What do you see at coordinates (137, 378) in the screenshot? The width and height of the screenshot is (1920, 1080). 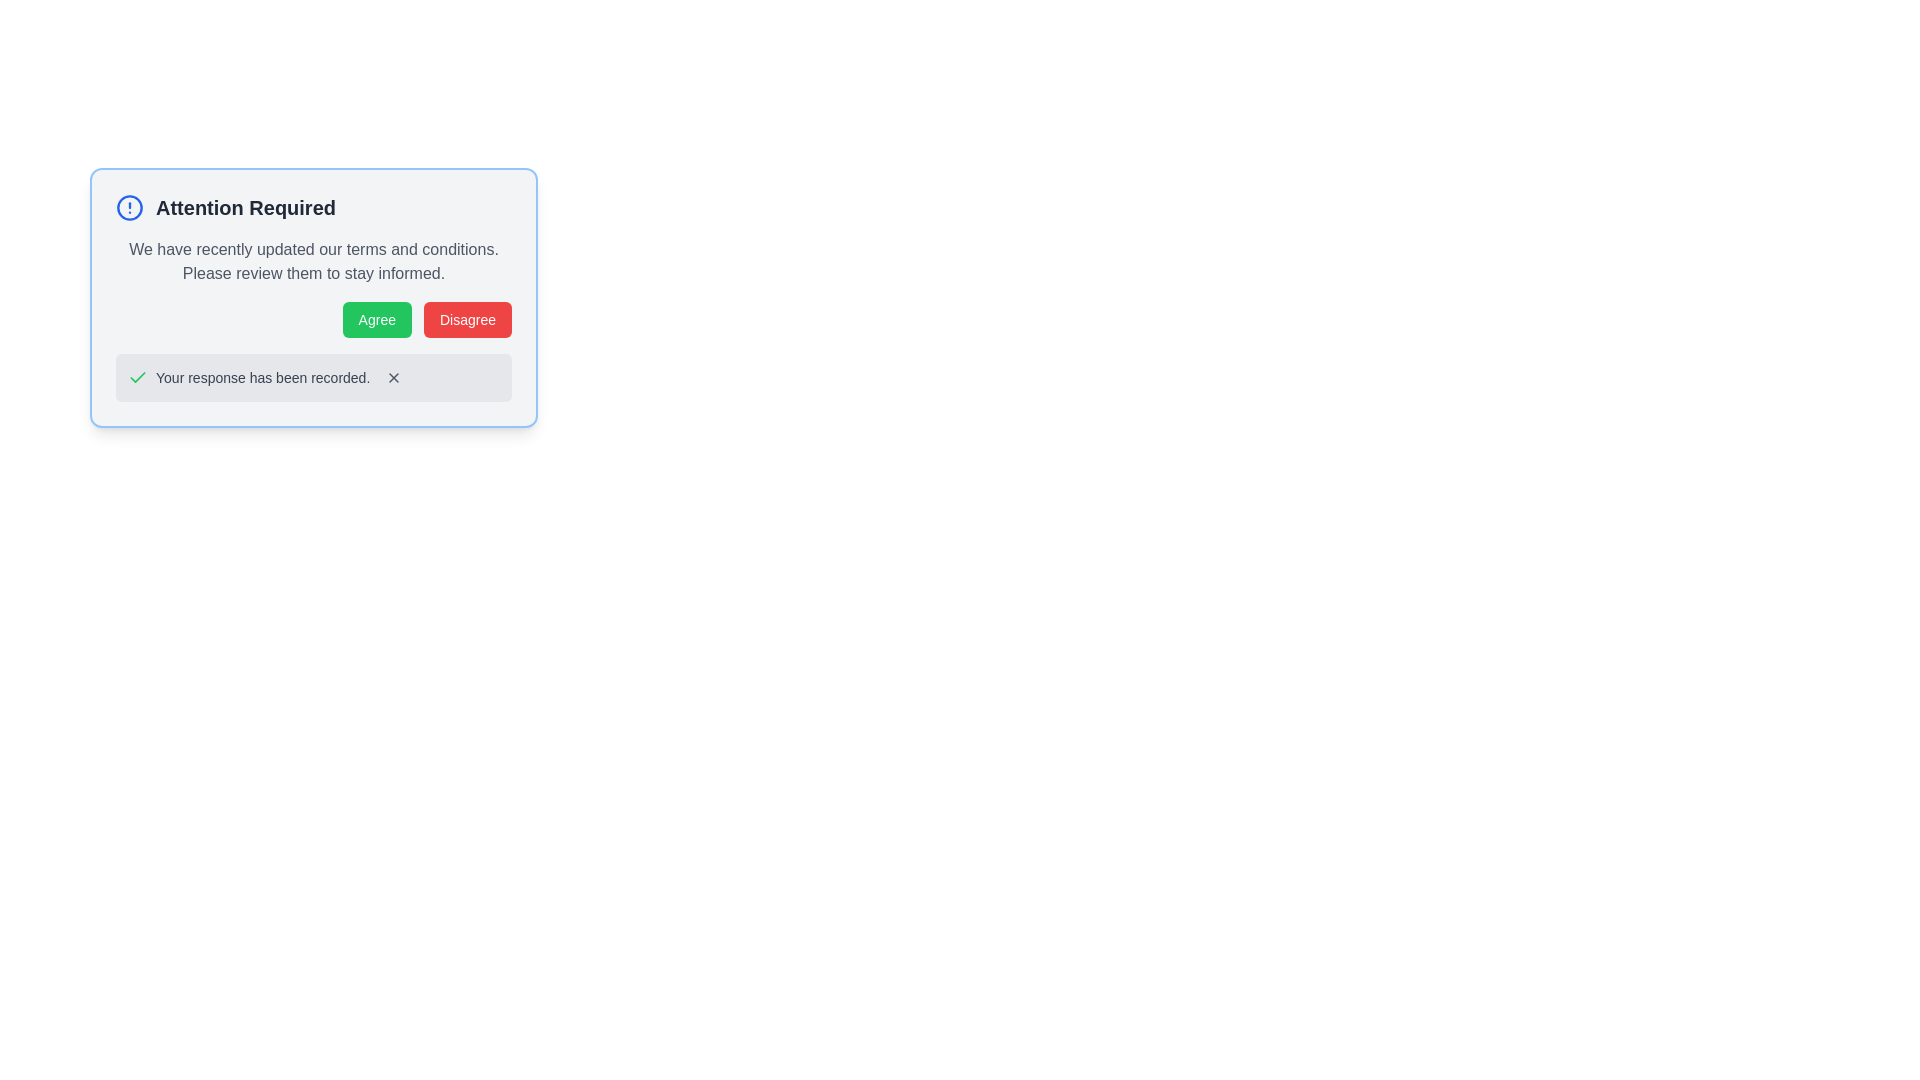 I see `the success confirmation icon located to the left of the text 'Your response has been recorded.' in the light gray success message box at the bottom of the main dialog` at bounding box center [137, 378].